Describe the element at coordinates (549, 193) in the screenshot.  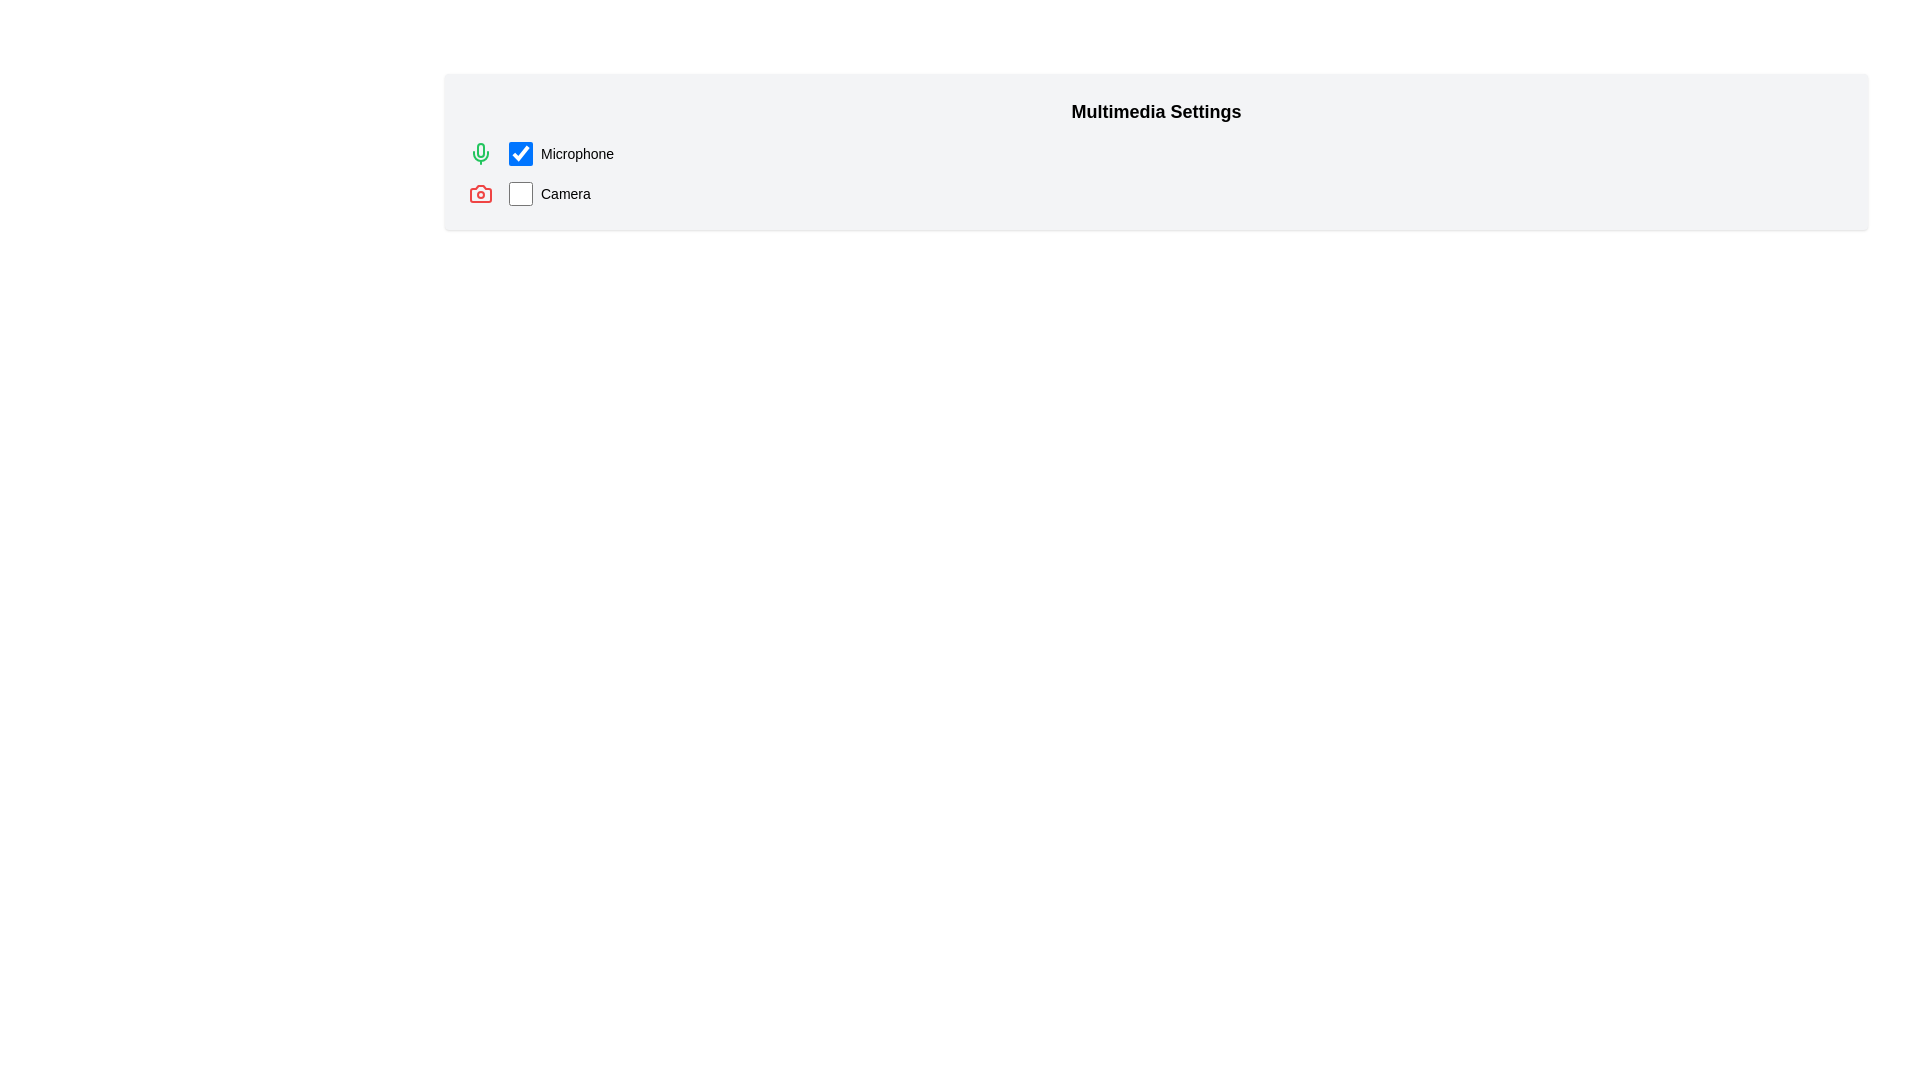
I see `the checkbox labeled 'Camera'` at that location.